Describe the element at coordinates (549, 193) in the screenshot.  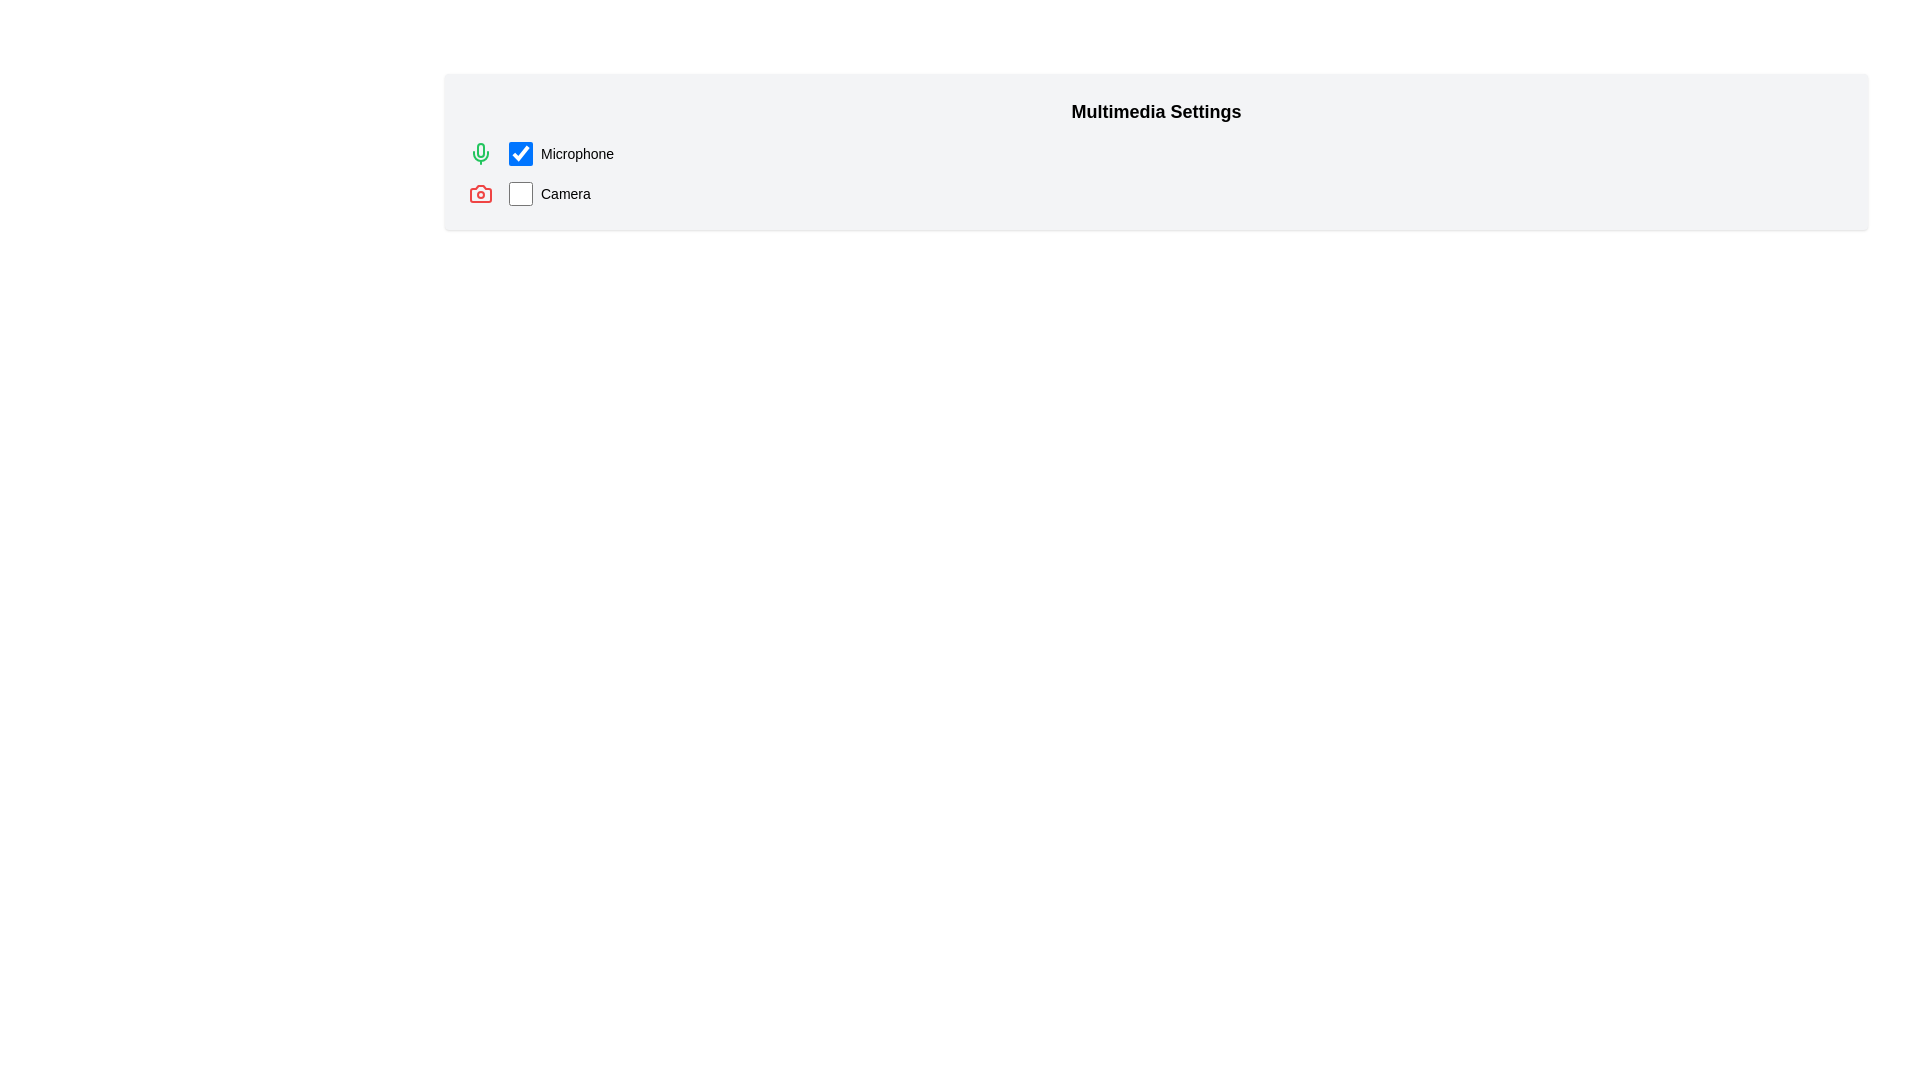
I see `the checkbox labeled 'Camera'` at that location.